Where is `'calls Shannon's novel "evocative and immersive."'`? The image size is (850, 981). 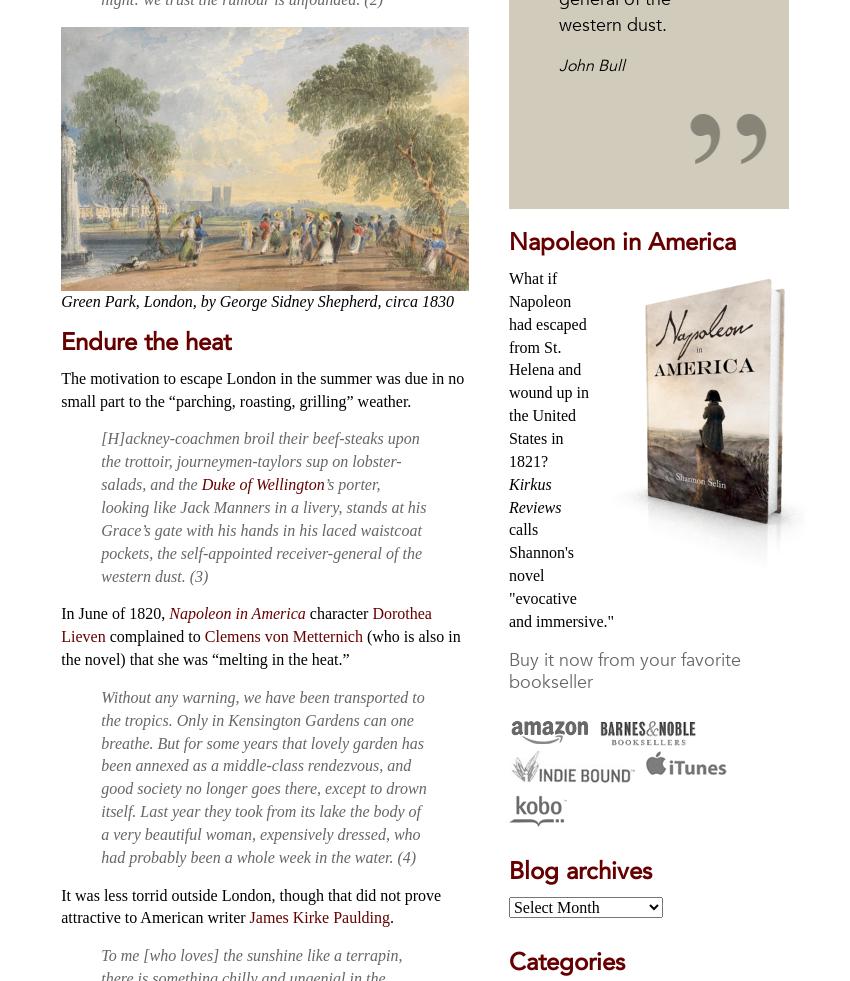
'calls Shannon's novel "evocative and immersive."' is located at coordinates (561, 574).